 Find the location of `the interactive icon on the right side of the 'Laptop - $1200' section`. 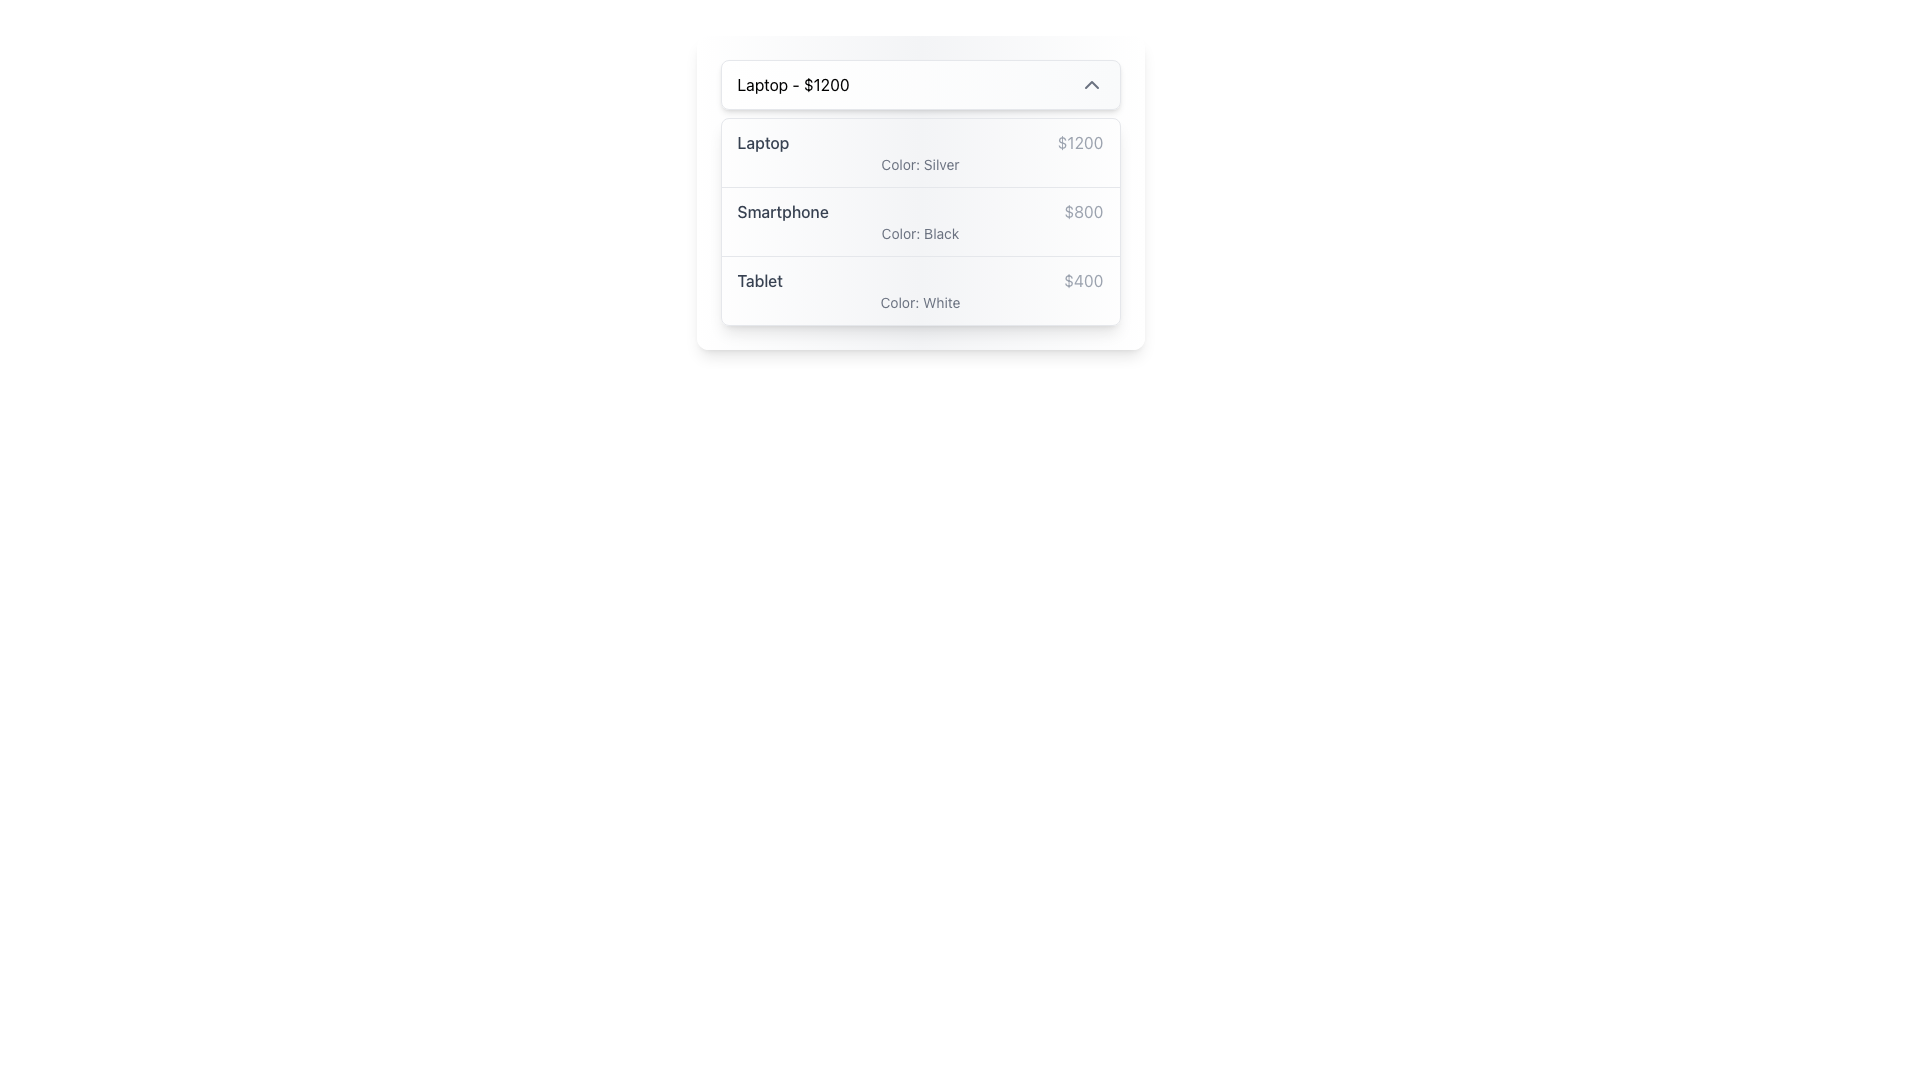

the interactive icon on the right side of the 'Laptop - $1200' section is located at coordinates (1090, 83).